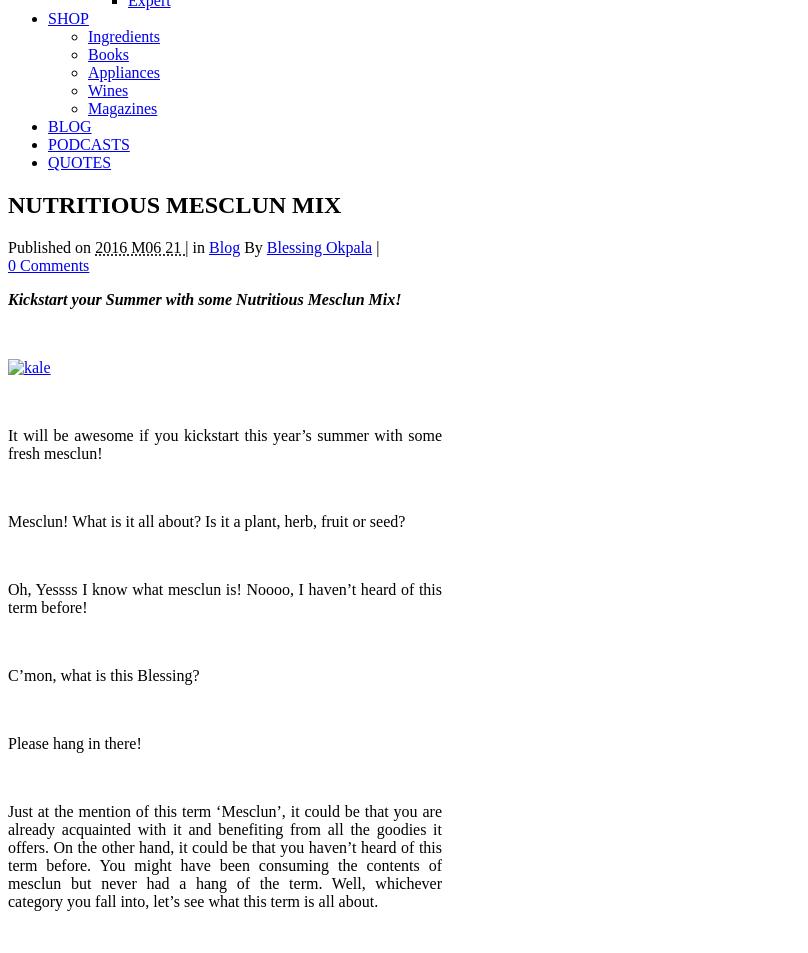 The width and height of the screenshot is (808, 953). Describe the element at coordinates (204, 298) in the screenshot. I see `'Kickstart your Summer with some Nutritious Mesclun Mix!'` at that location.